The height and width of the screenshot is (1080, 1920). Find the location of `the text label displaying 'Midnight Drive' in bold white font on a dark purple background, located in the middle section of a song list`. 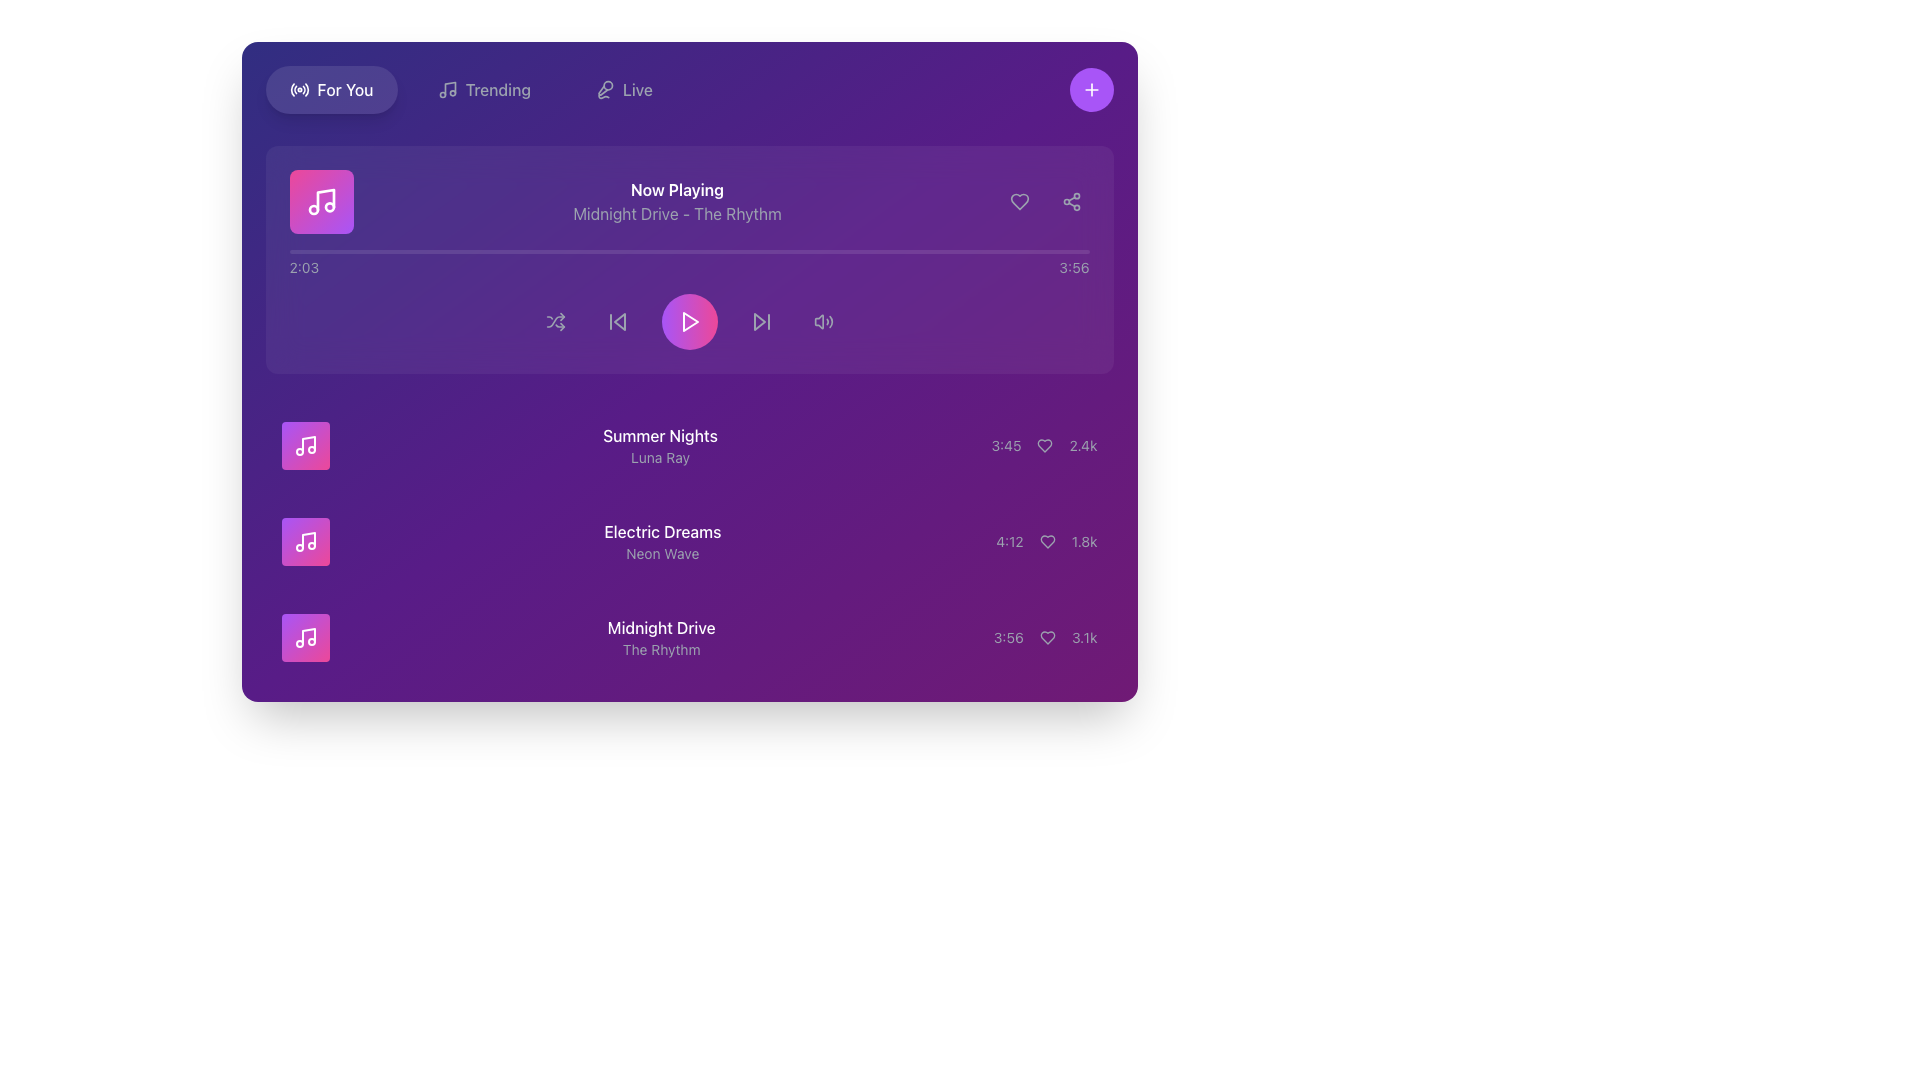

the text label displaying 'Midnight Drive' in bold white font on a dark purple background, located in the middle section of a song list is located at coordinates (661, 627).